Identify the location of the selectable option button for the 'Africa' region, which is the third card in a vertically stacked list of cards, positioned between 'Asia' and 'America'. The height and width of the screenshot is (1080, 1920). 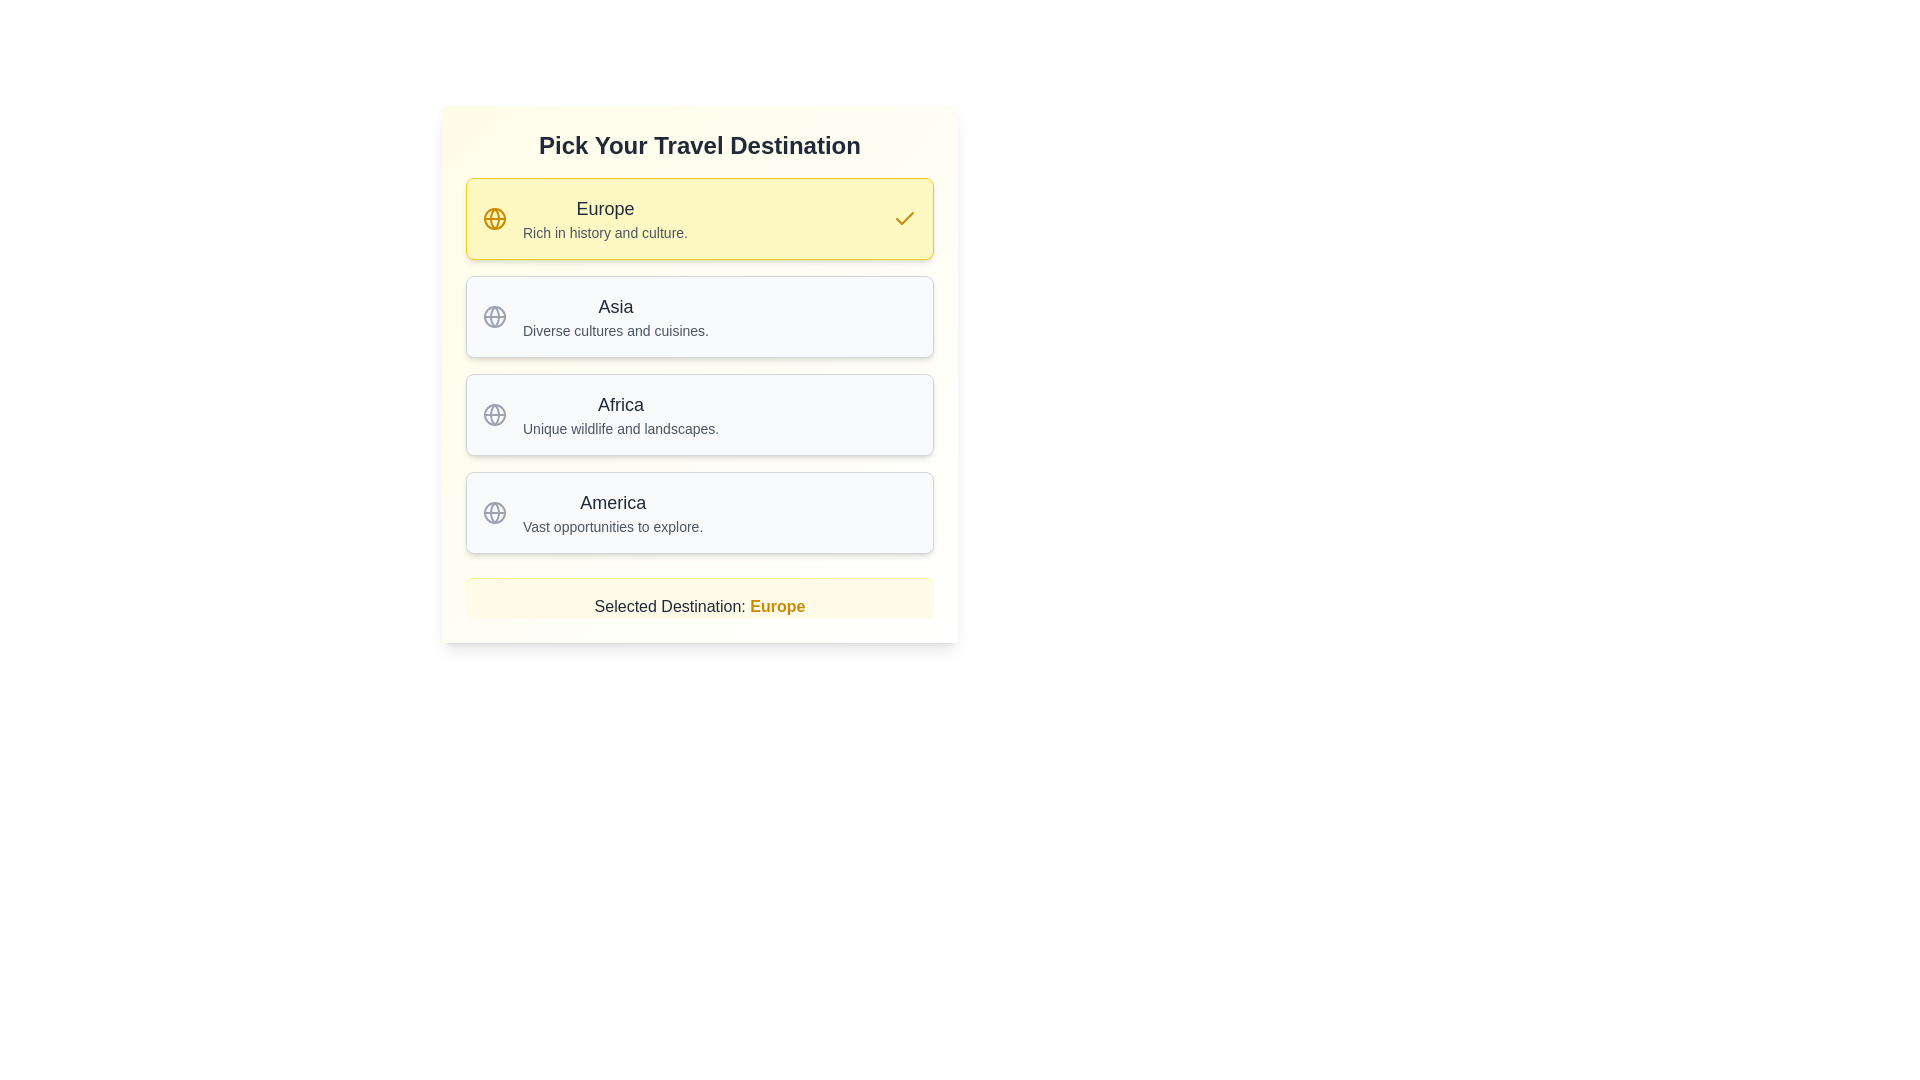
(700, 414).